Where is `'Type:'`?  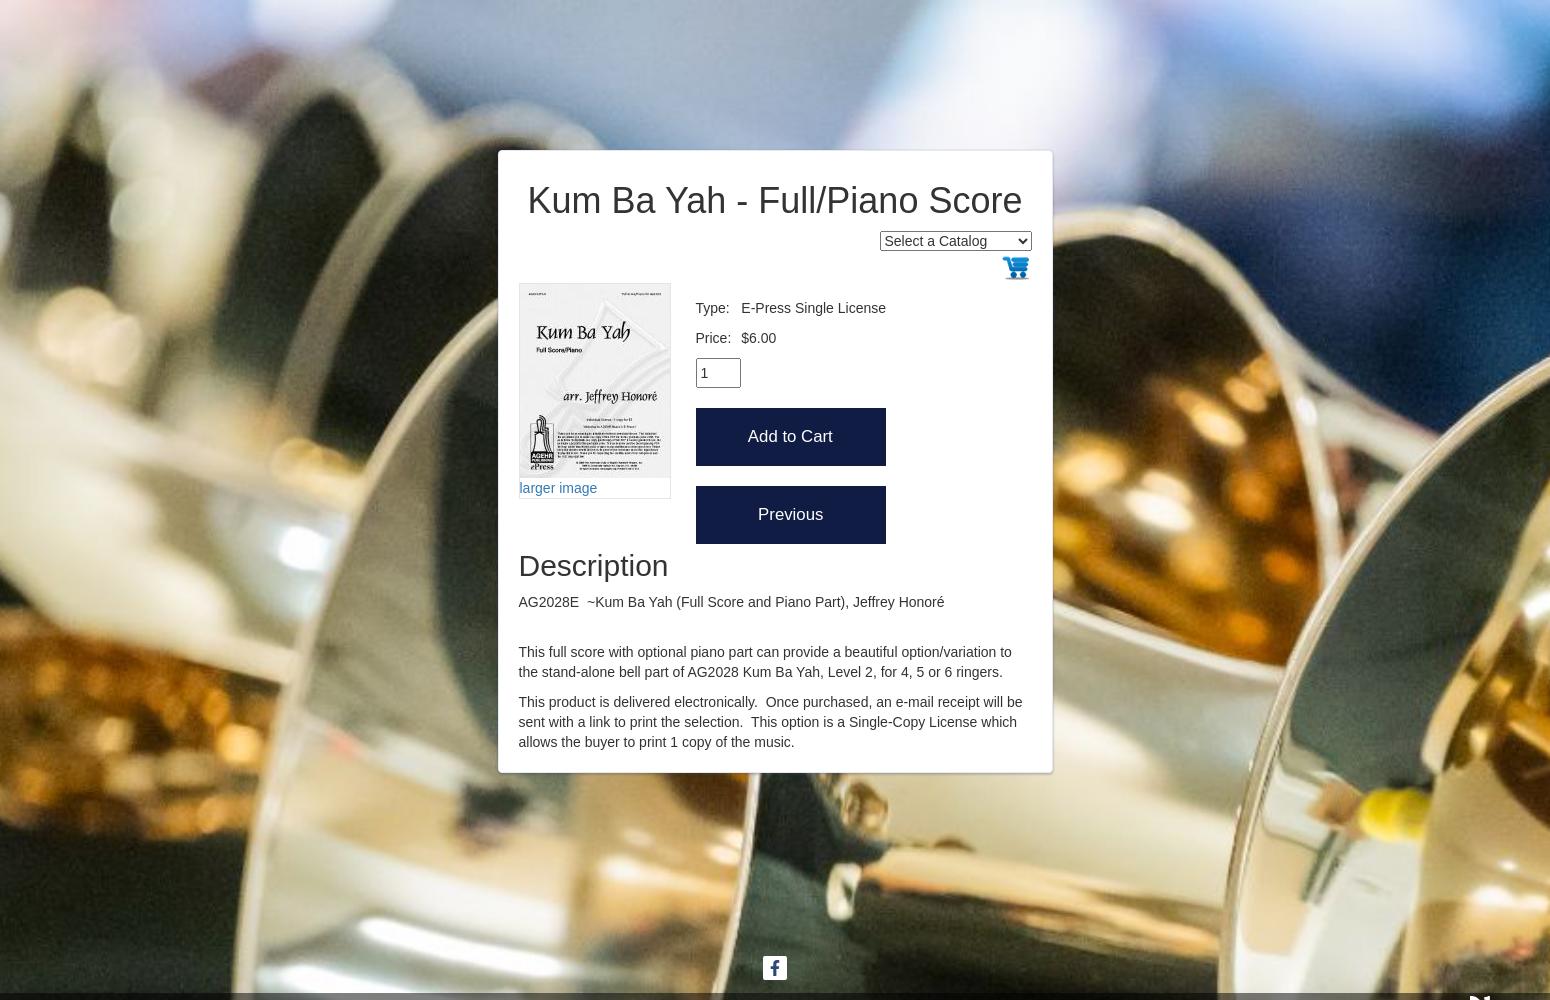
'Type:' is located at coordinates (694, 307).